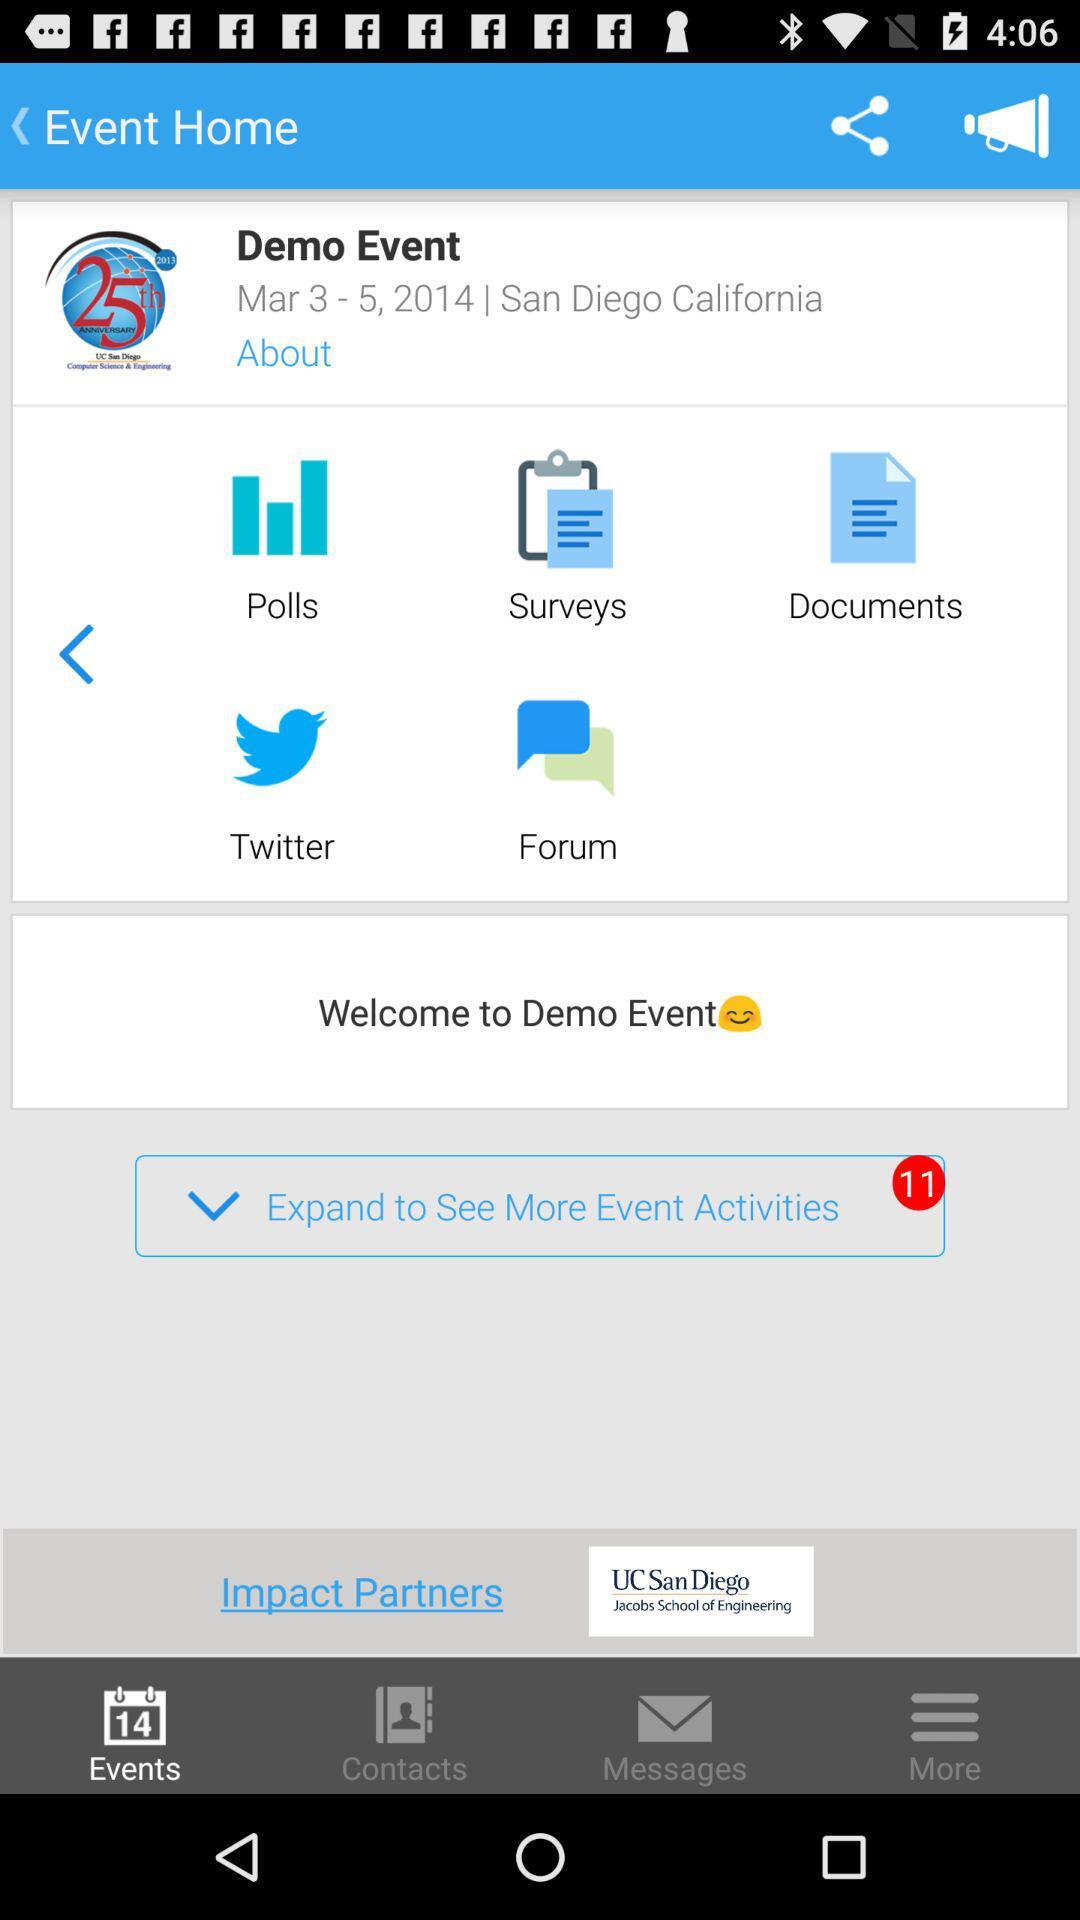  What do you see at coordinates (74, 653) in the screenshot?
I see `previous` at bounding box center [74, 653].